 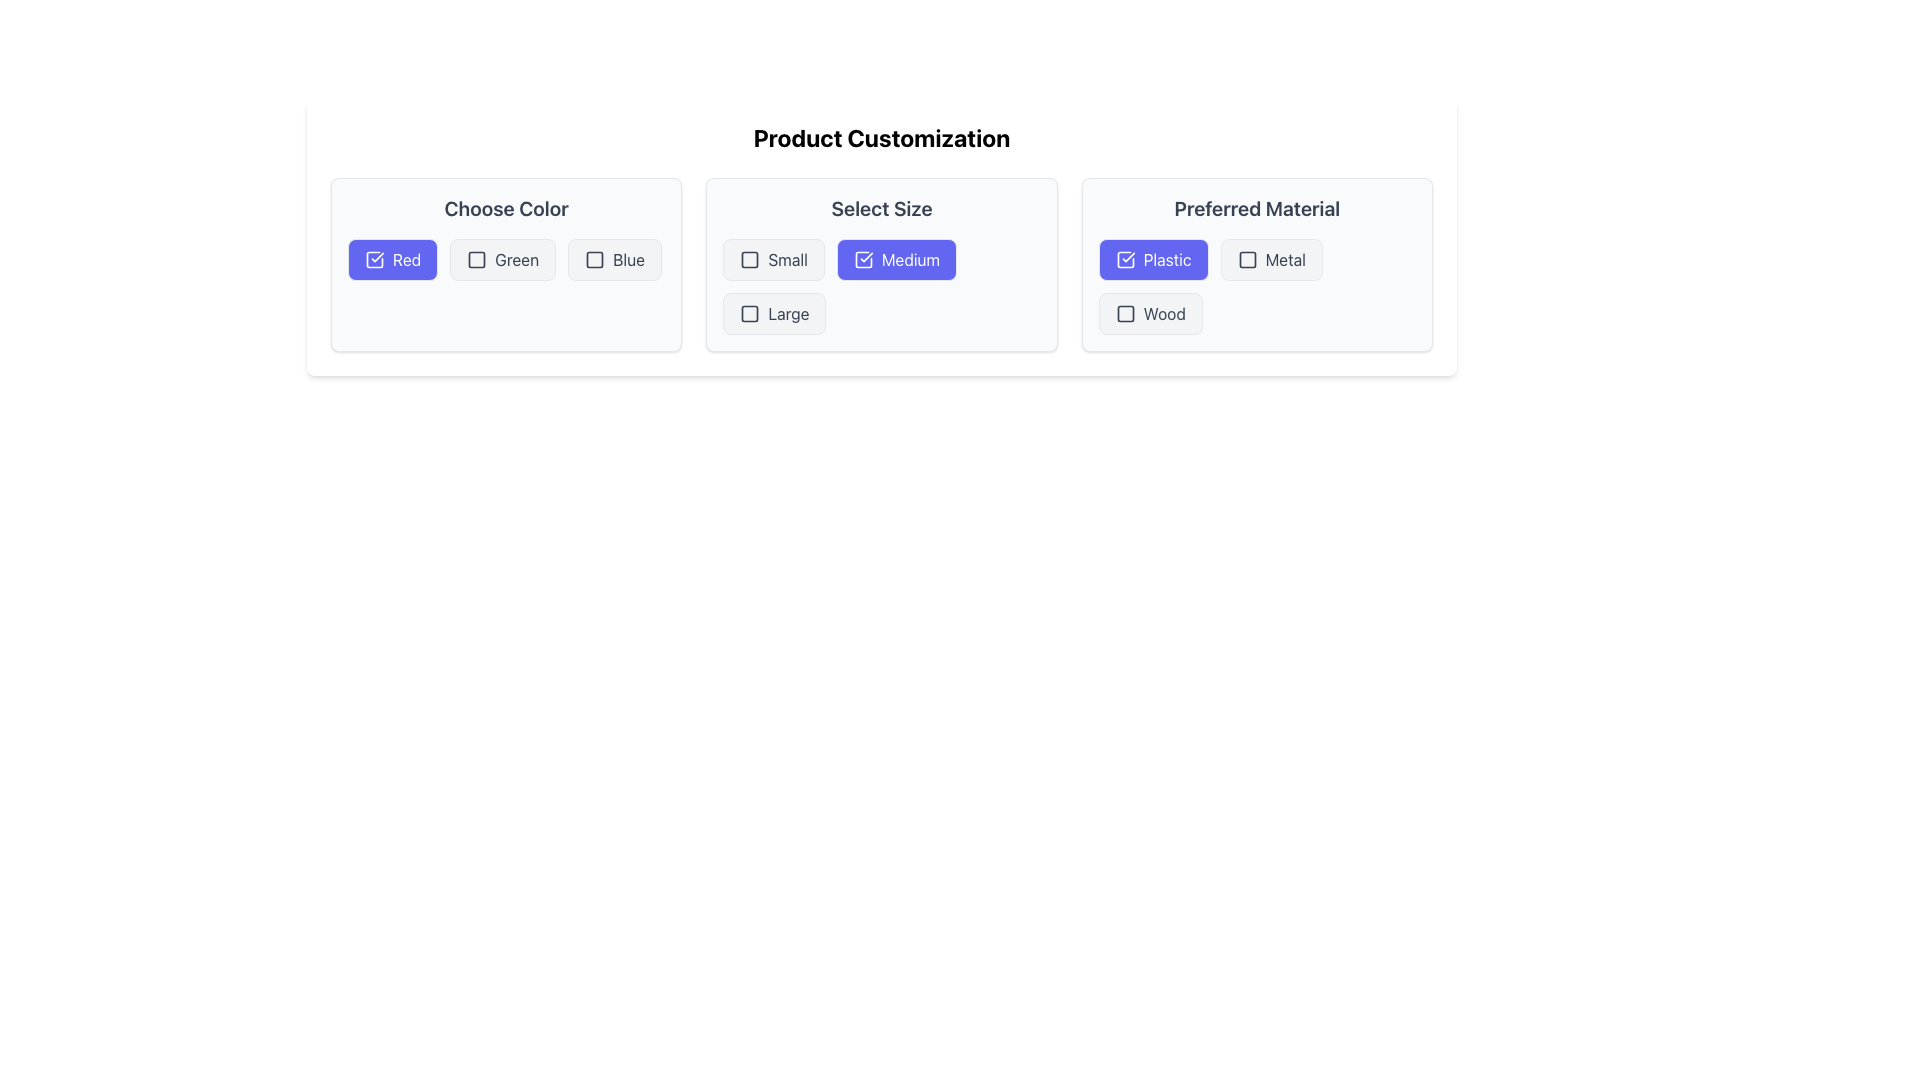 I want to click on the checkbox labeled 'Blue' in the 'Choose Color' section of the 'Product Customization' interface, so click(x=613, y=258).